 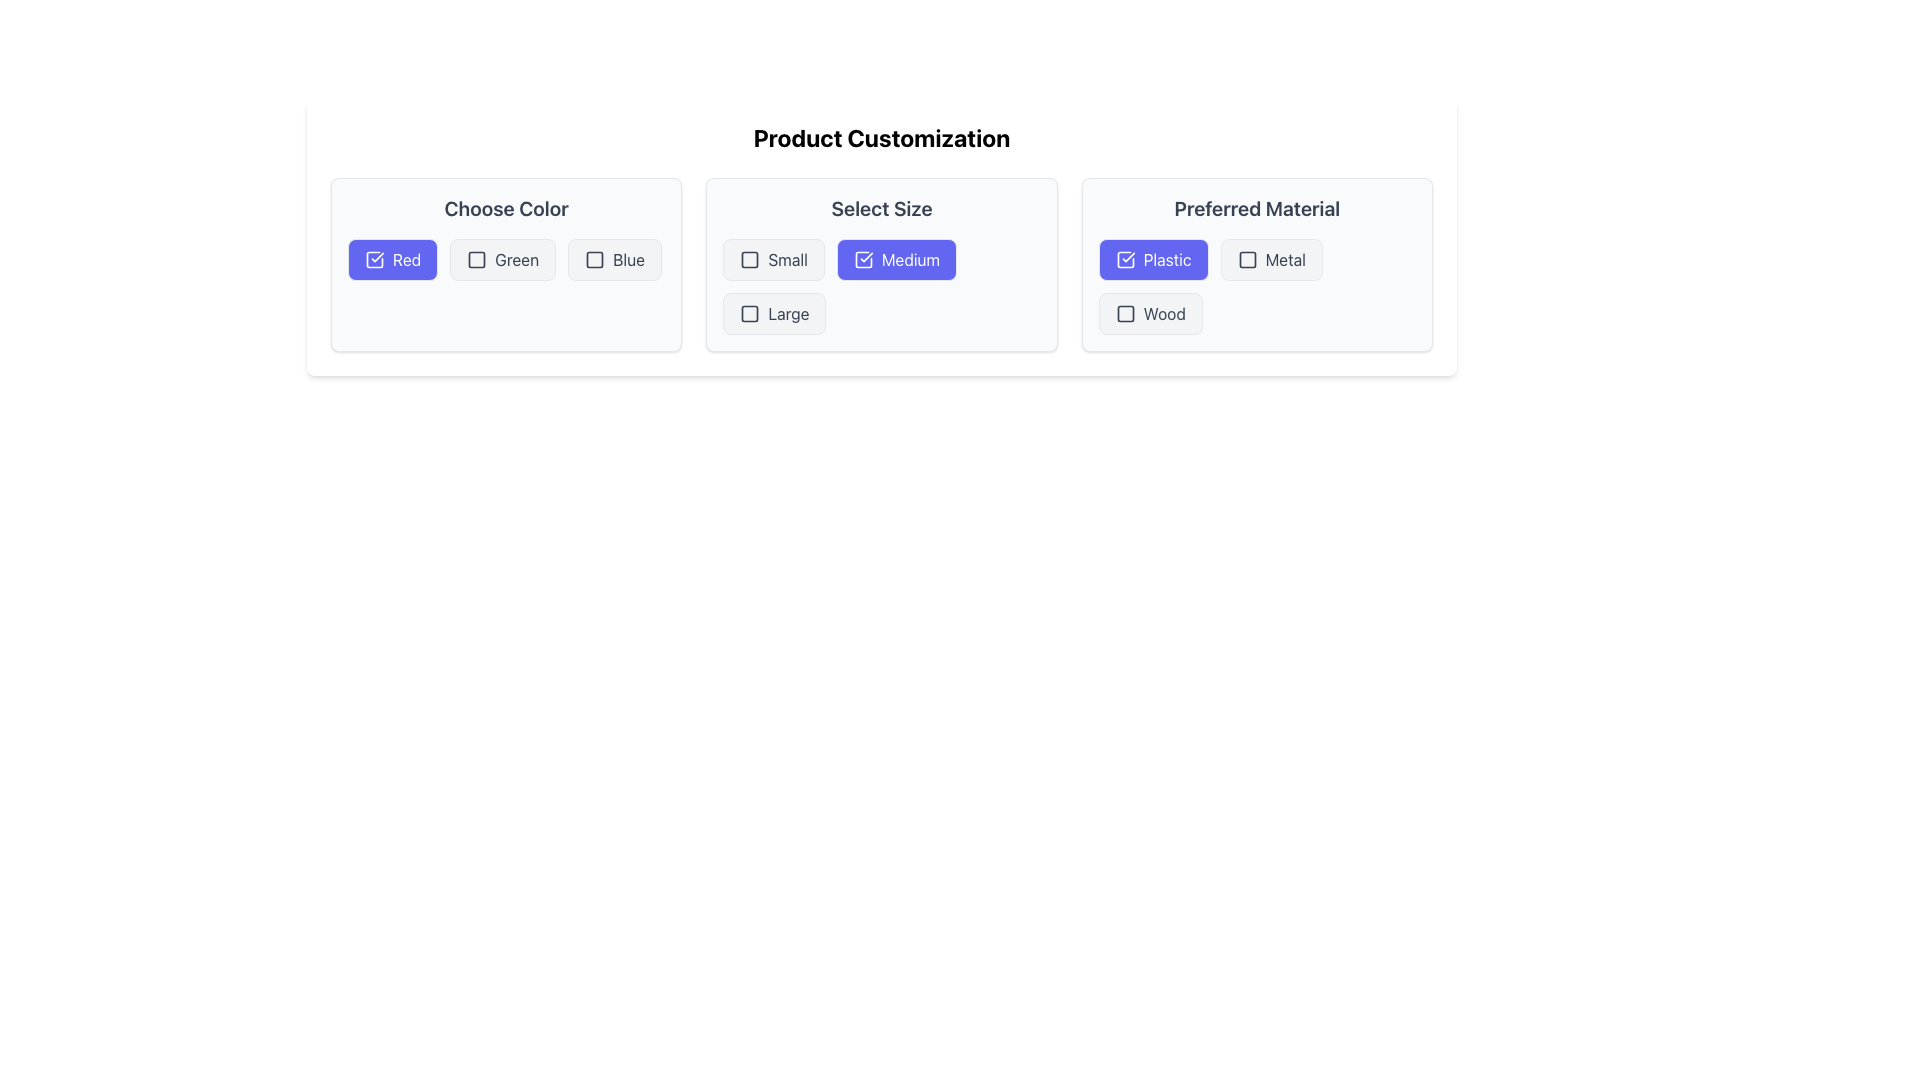 I want to click on the checkbox labeled 'Blue' in the 'Choose Color' section of the 'Product Customization' interface, so click(x=613, y=258).